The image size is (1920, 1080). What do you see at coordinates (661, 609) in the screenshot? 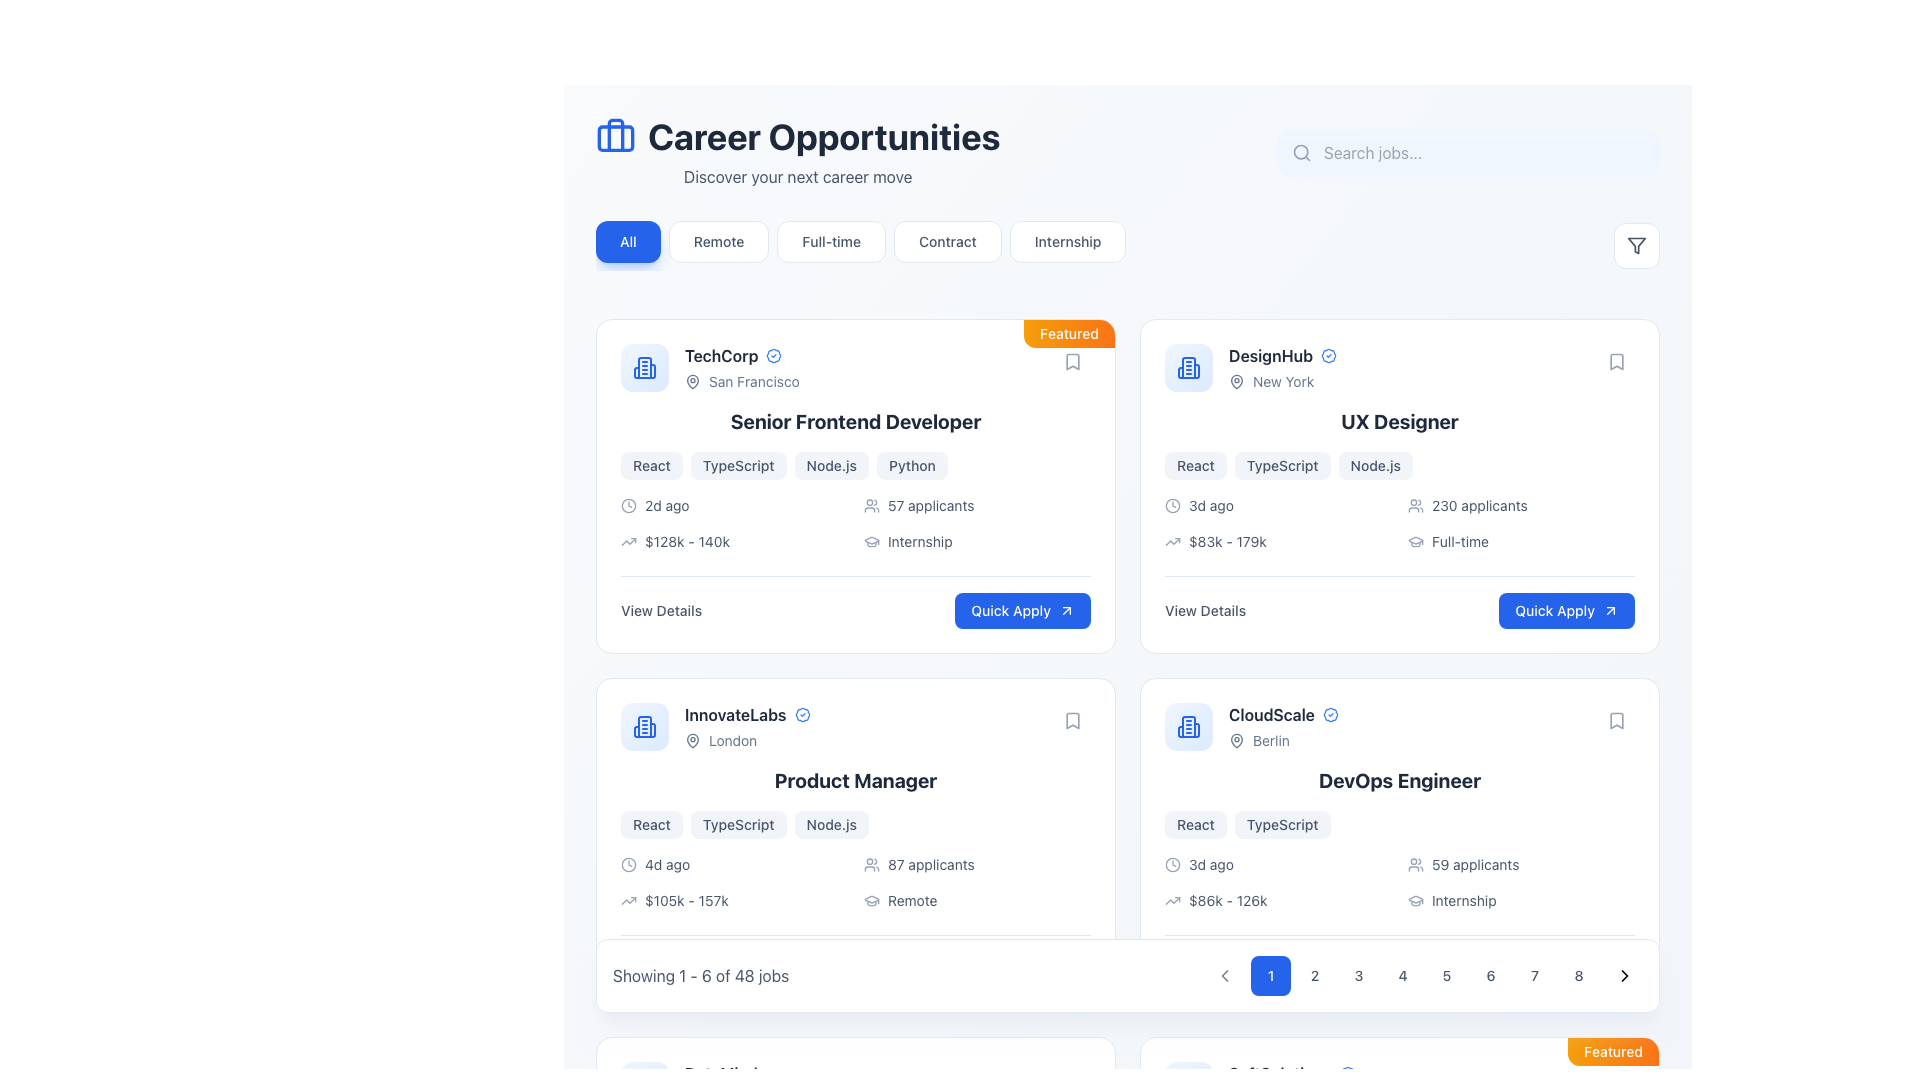
I see `the 'View Details' textual link styled as a clickable button to change its color, located at the bottom left of the job posting card` at bounding box center [661, 609].